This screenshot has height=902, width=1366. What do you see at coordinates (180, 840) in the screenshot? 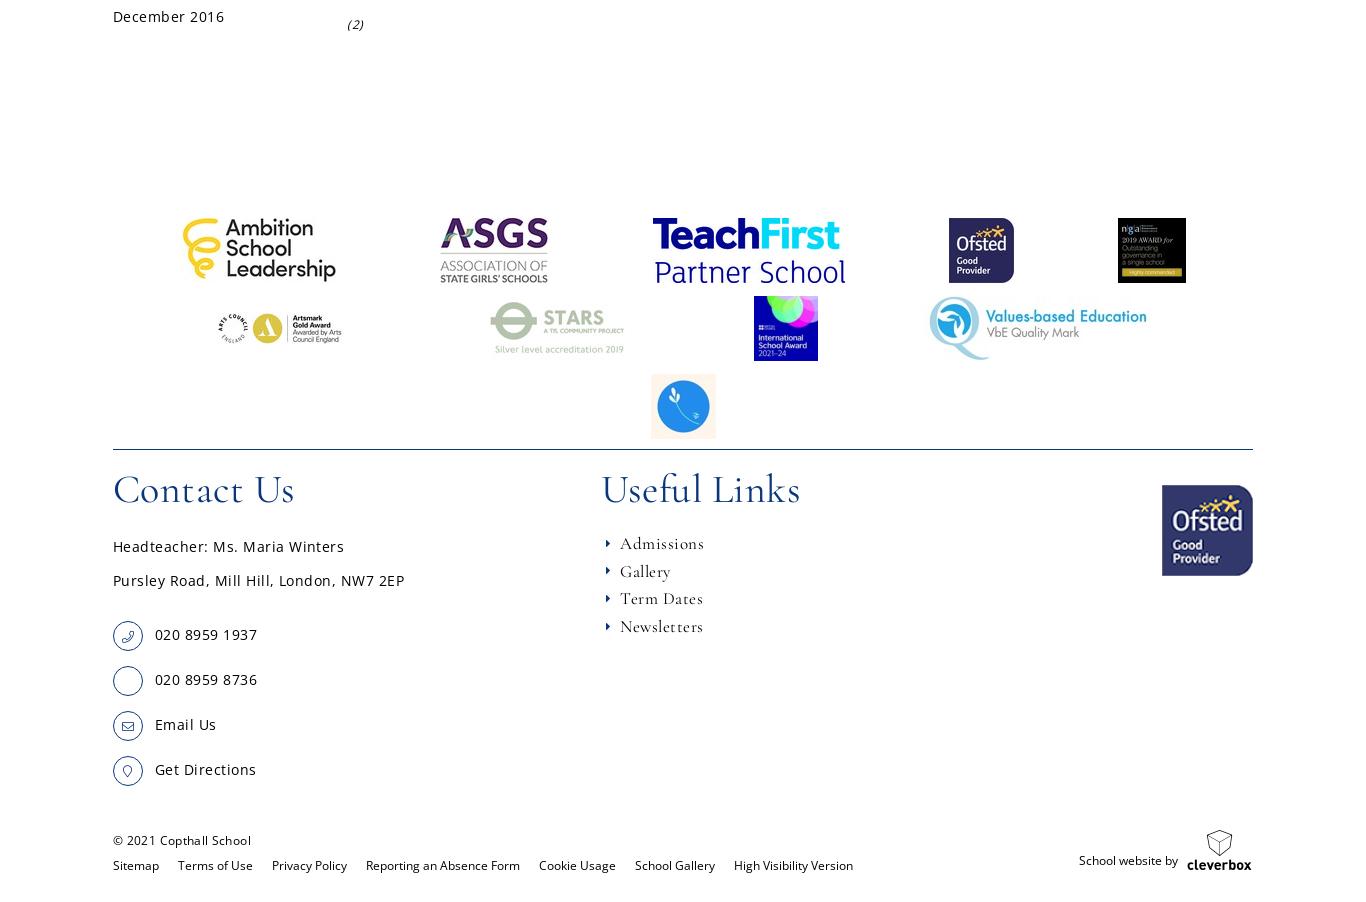
I see `'© 2021 Copthall School'` at bounding box center [180, 840].